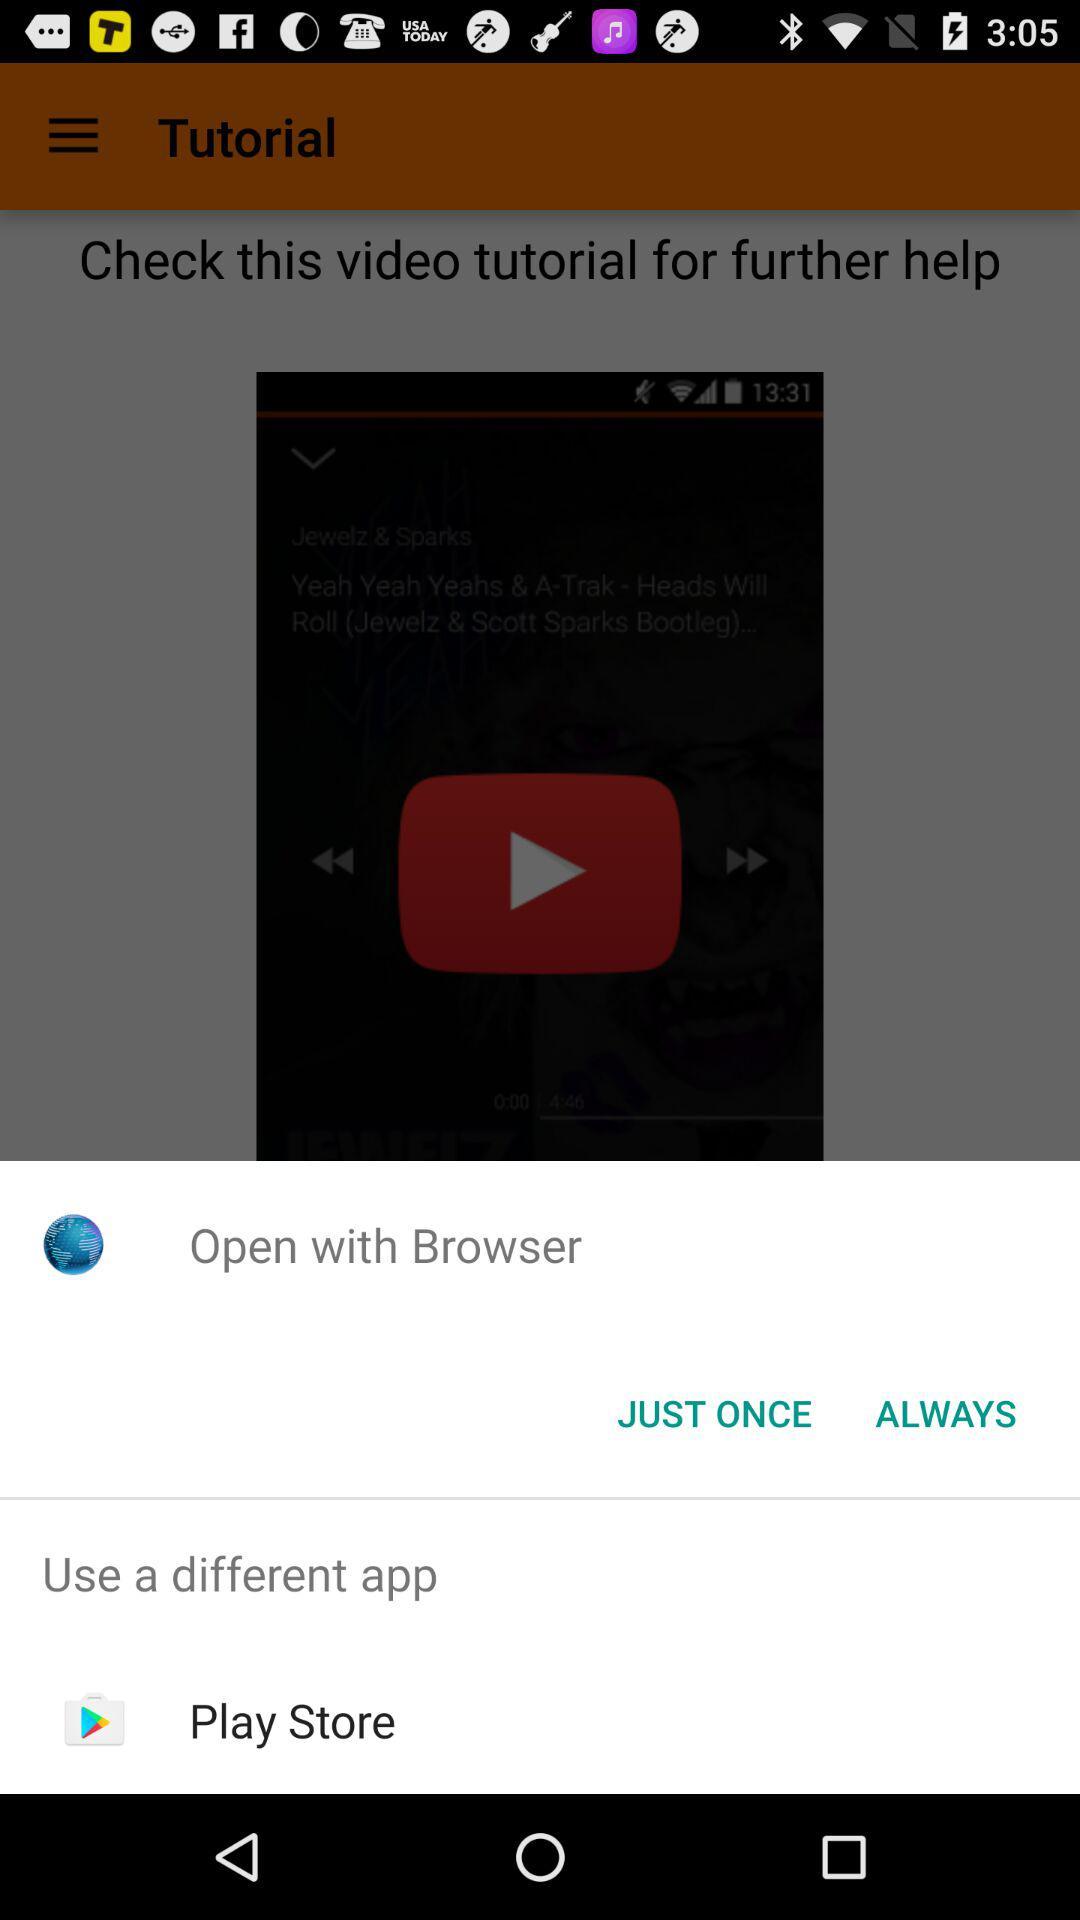  What do you see at coordinates (713, 1411) in the screenshot?
I see `the button to the left of the always` at bounding box center [713, 1411].